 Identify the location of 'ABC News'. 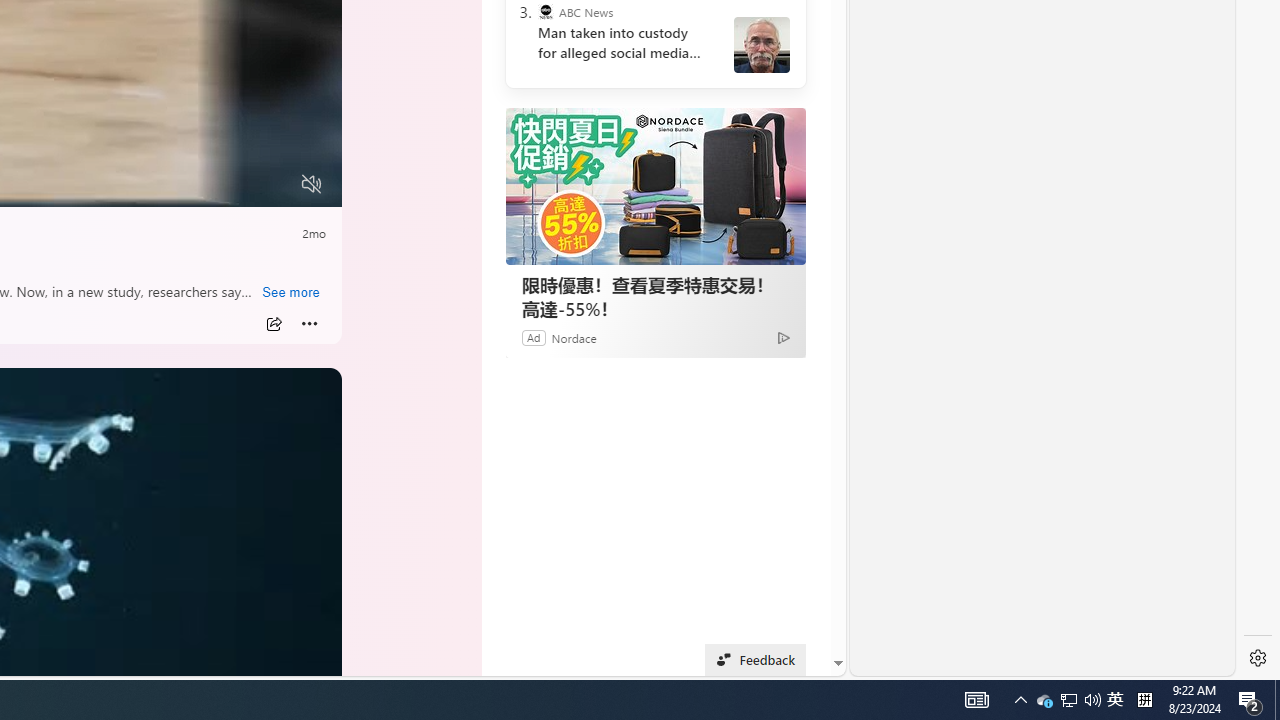
(545, 12).